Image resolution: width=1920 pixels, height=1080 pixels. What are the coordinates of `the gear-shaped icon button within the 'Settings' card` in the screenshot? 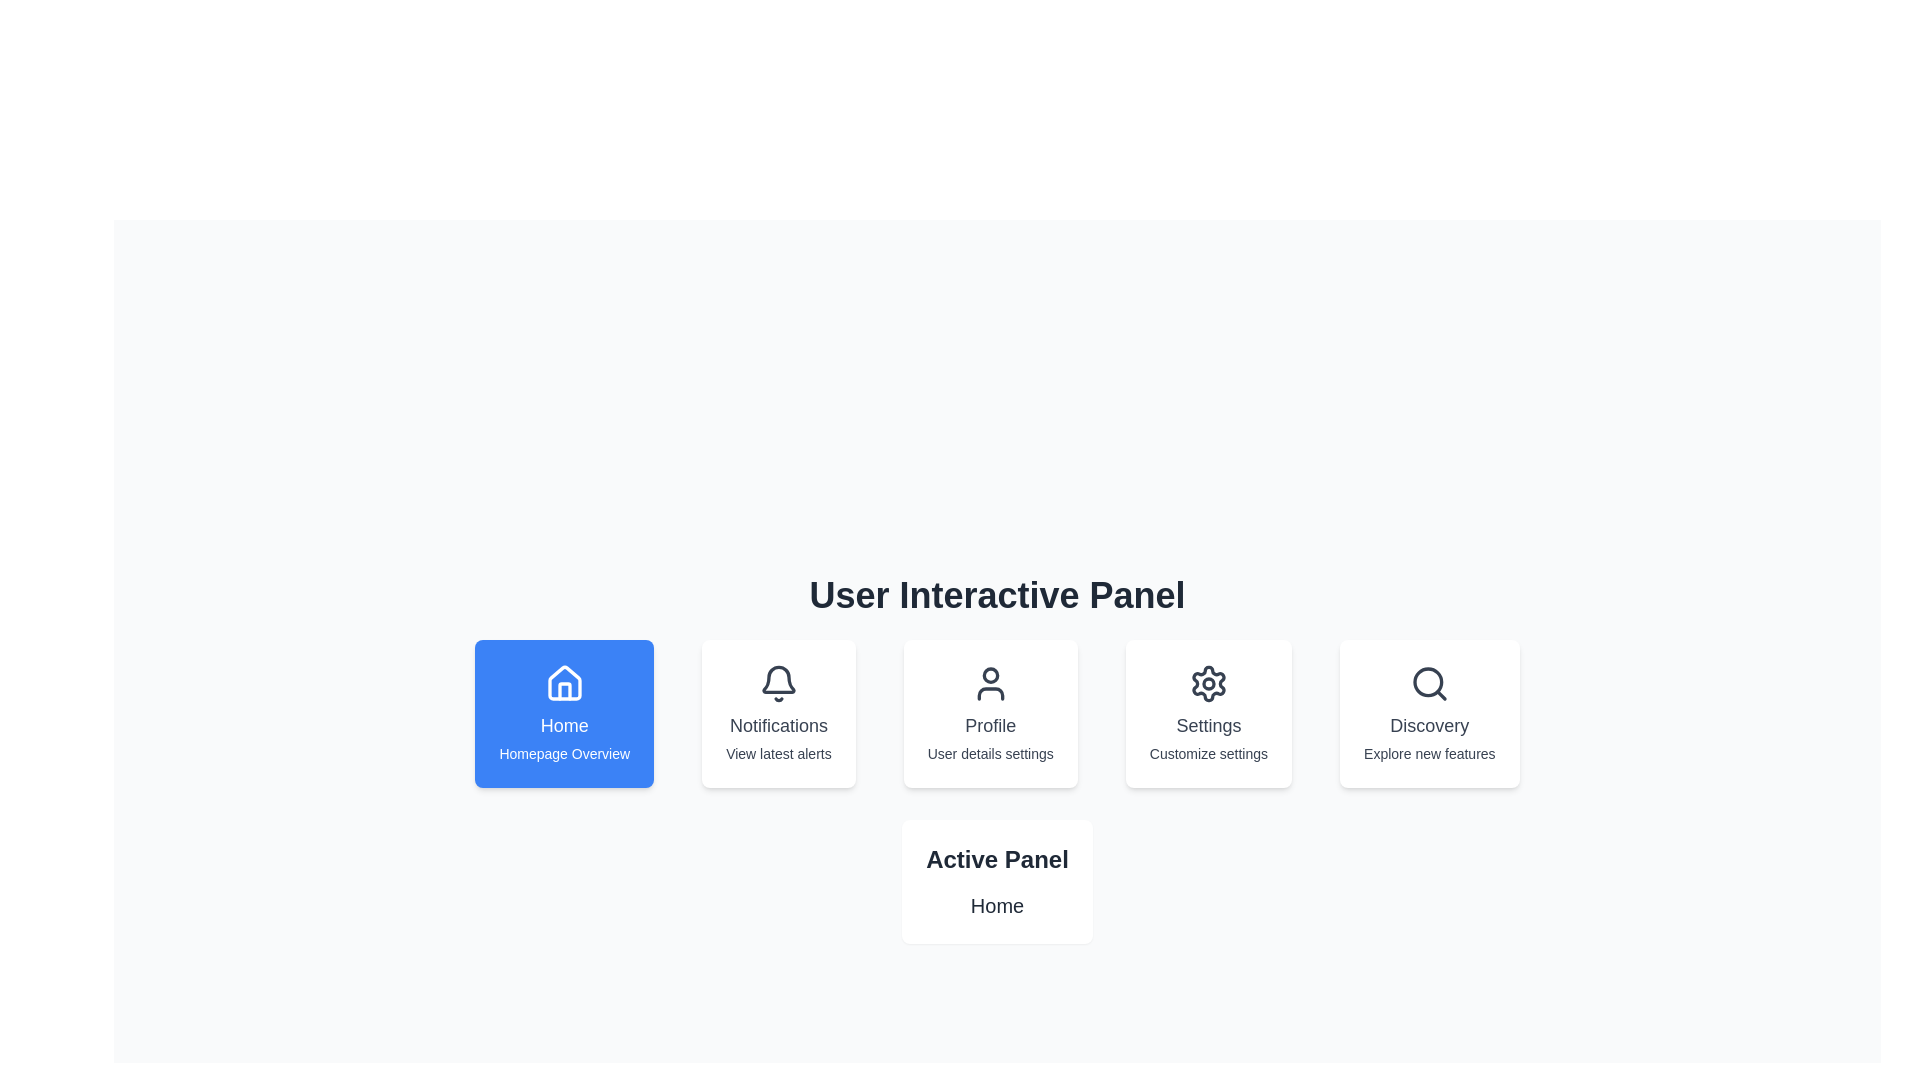 It's located at (1207, 682).